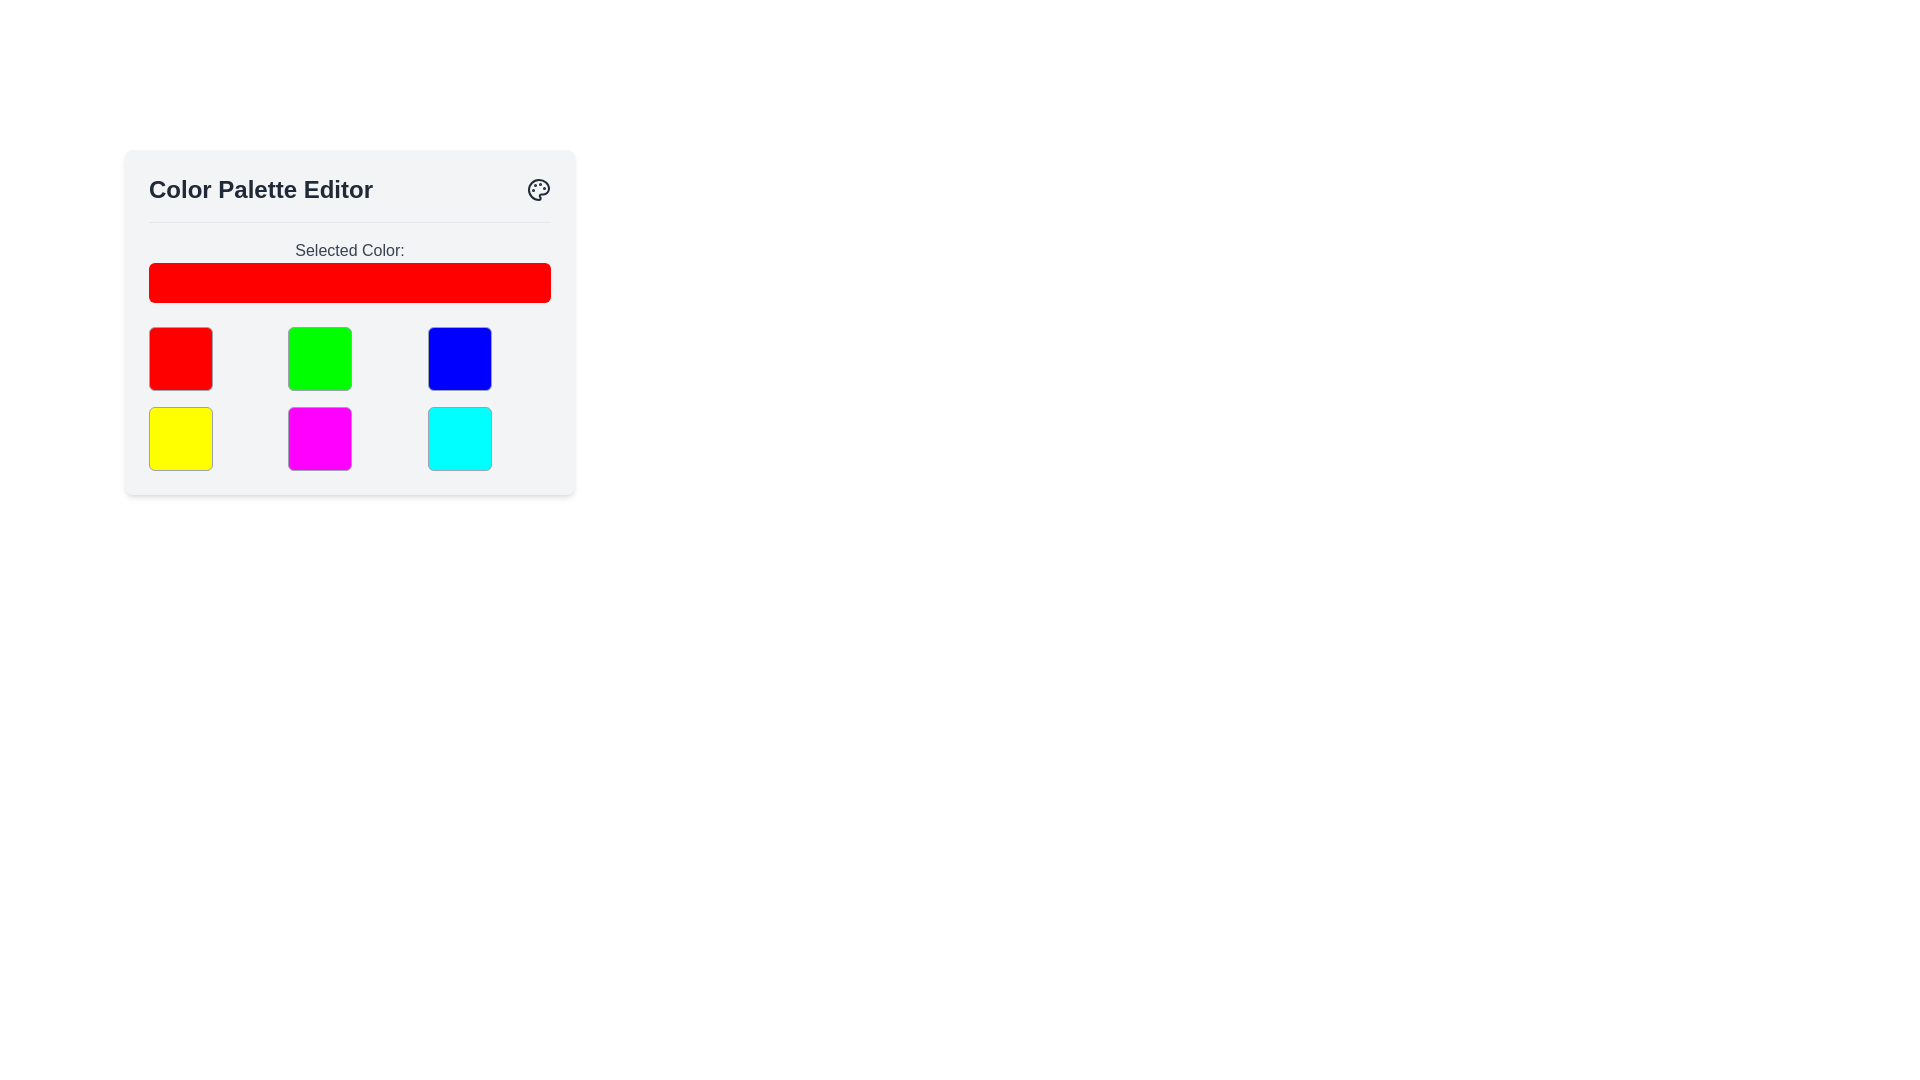  Describe the element at coordinates (181, 357) in the screenshot. I see `the red square-shaped button with rounded corners and a thin gray border` at that location.